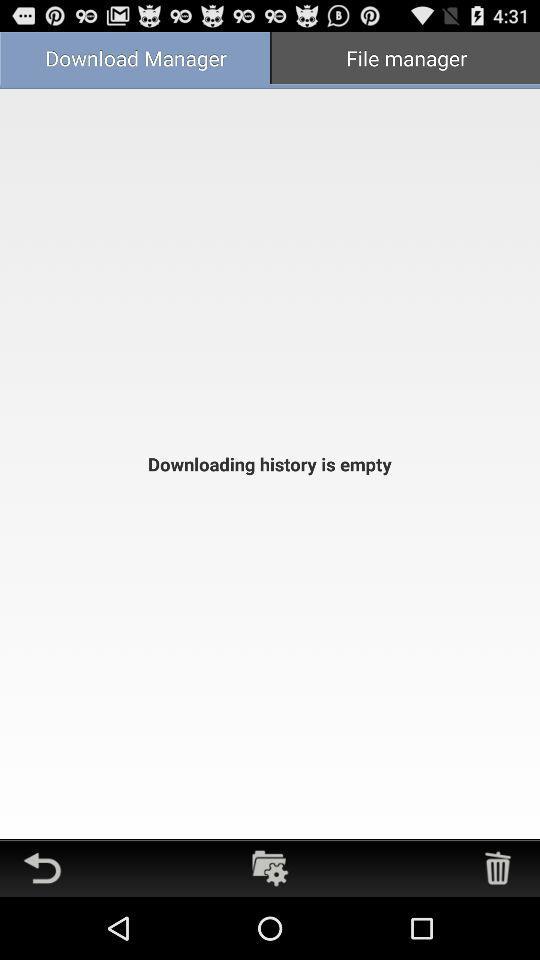 Image resolution: width=540 pixels, height=960 pixels. Describe the element at coordinates (42, 867) in the screenshot. I see `return to last page` at that location.